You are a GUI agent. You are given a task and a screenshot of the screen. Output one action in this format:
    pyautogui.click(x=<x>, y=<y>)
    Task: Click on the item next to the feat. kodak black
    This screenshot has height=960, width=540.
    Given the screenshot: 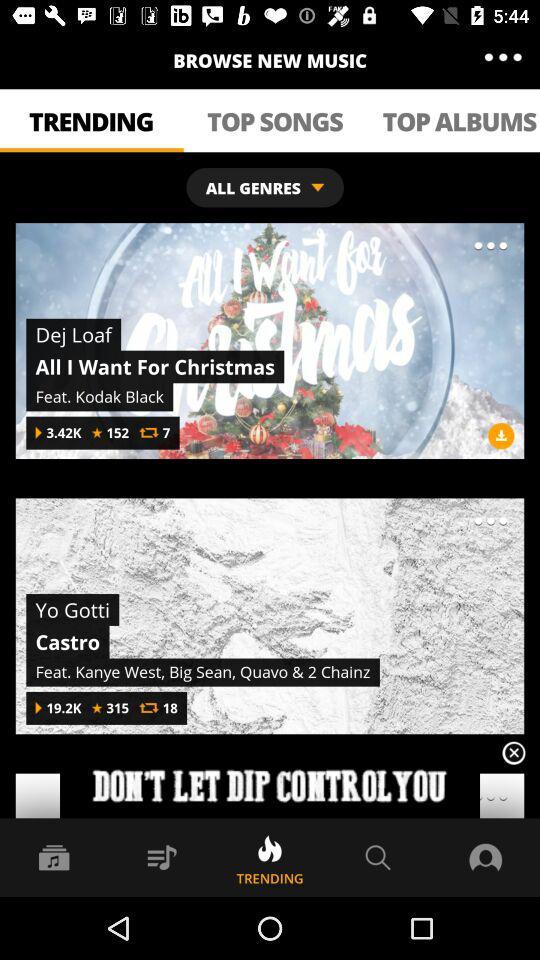 What is the action you would take?
    pyautogui.click(x=500, y=435)
    